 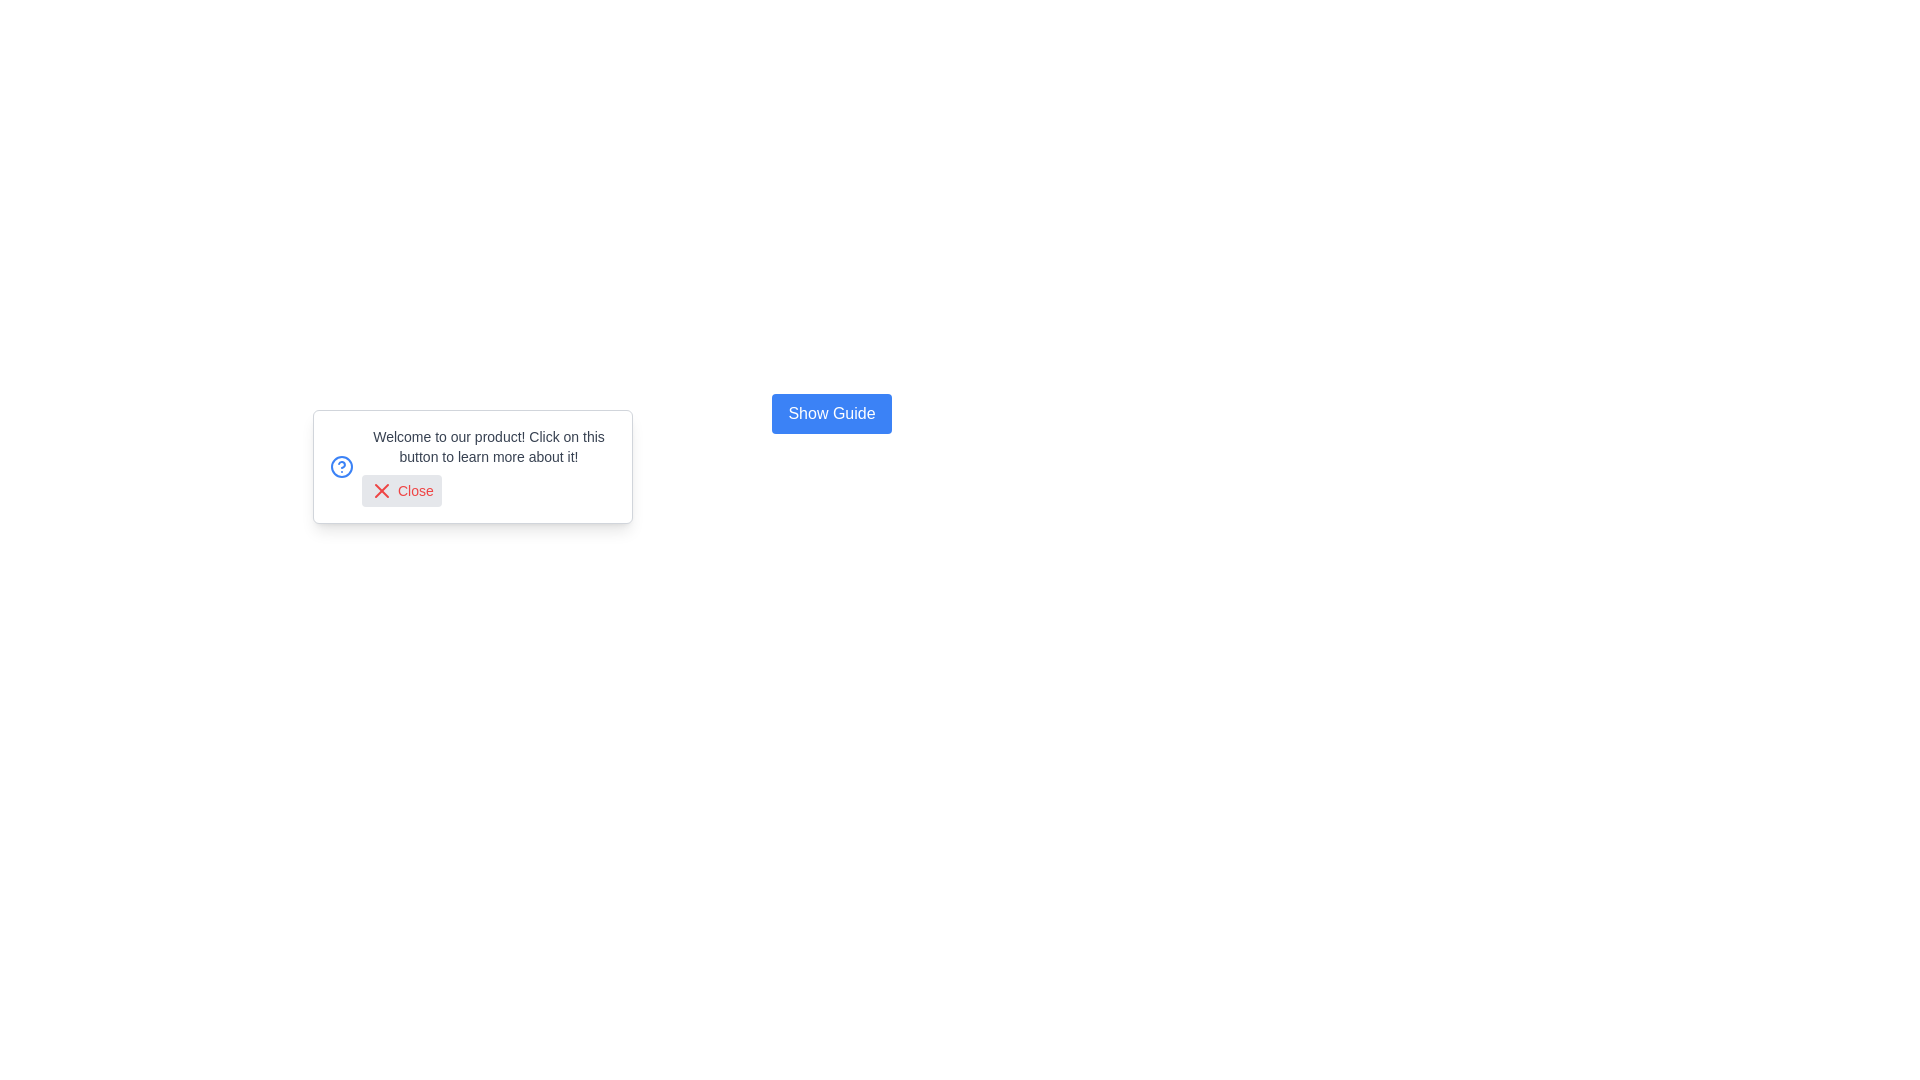 I want to click on the circular icon with a blue border containing a question mark and a dot, located in the top-left corner of the prompt box, so click(x=341, y=466).